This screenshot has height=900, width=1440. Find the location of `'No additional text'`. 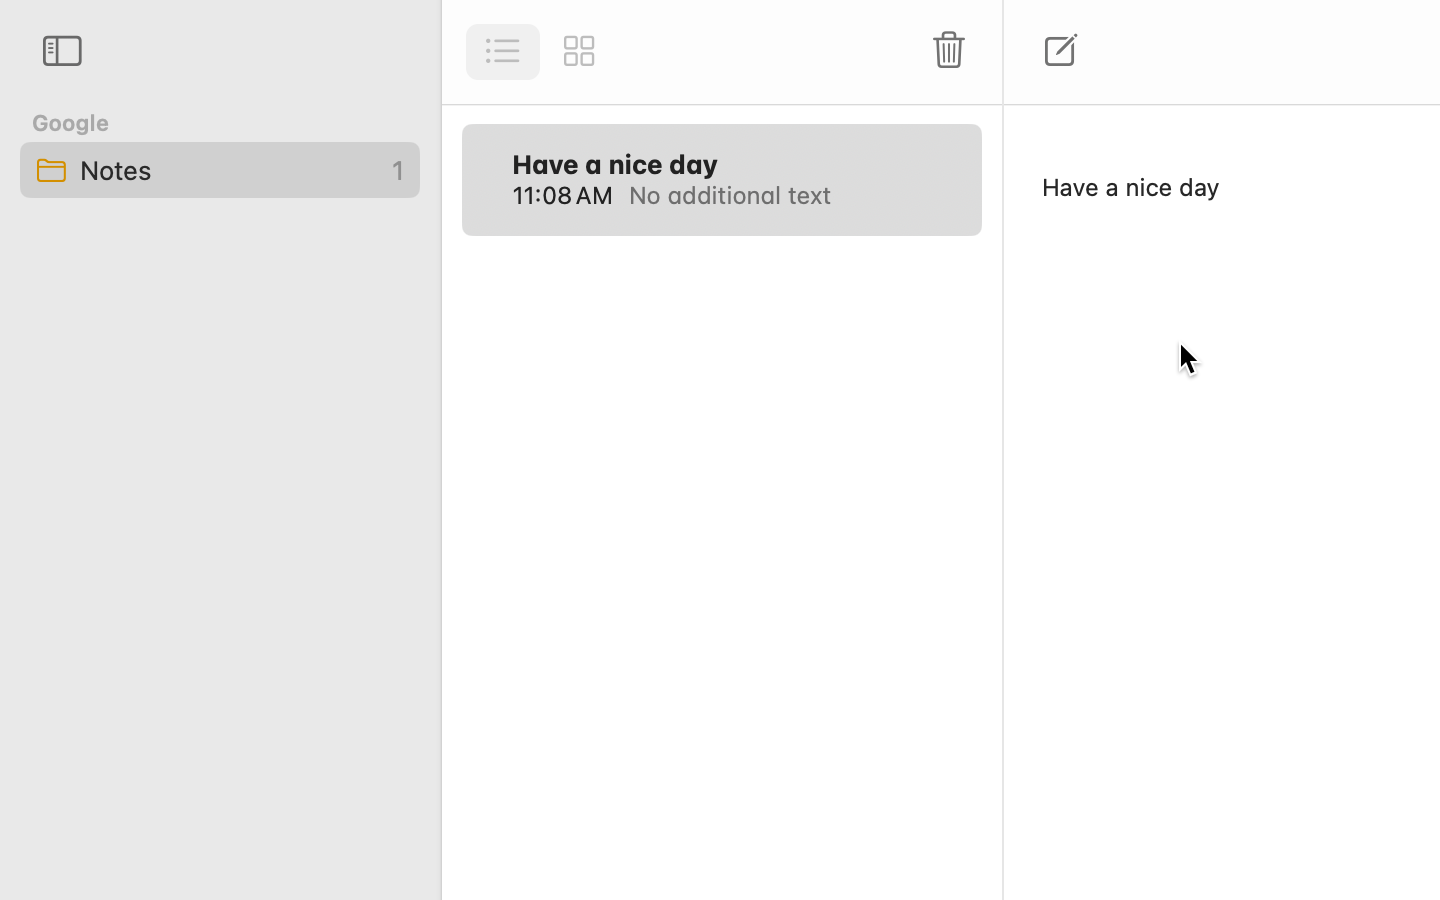

'No additional text' is located at coordinates (782, 195).